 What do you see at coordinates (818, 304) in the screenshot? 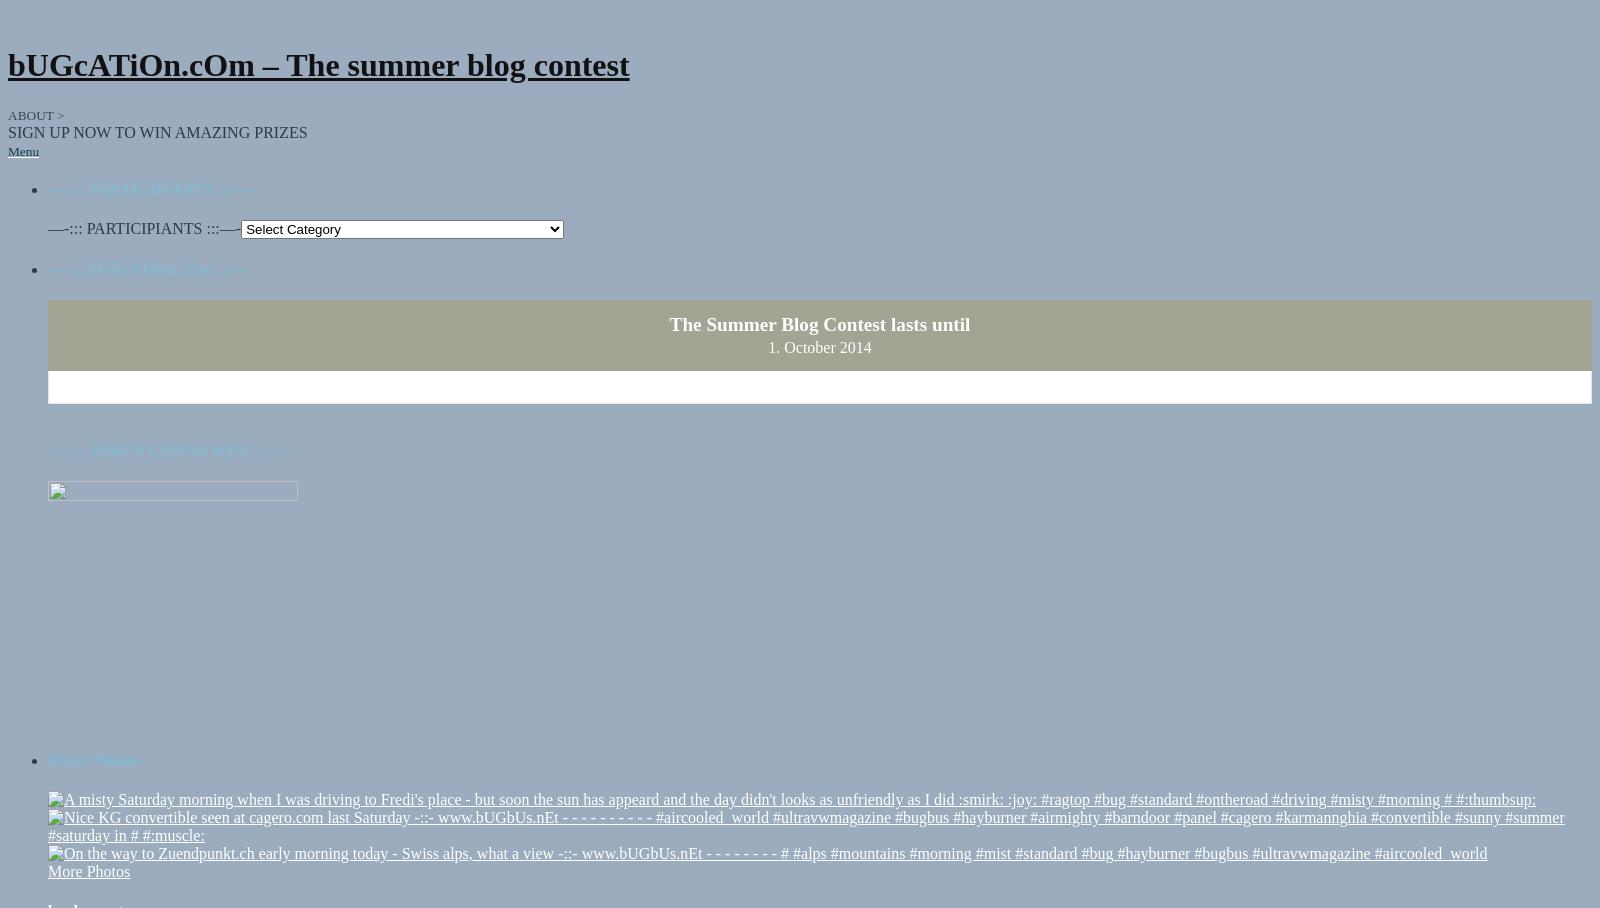
I see `'The Summer Blog Contest lasts until'` at bounding box center [818, 304].